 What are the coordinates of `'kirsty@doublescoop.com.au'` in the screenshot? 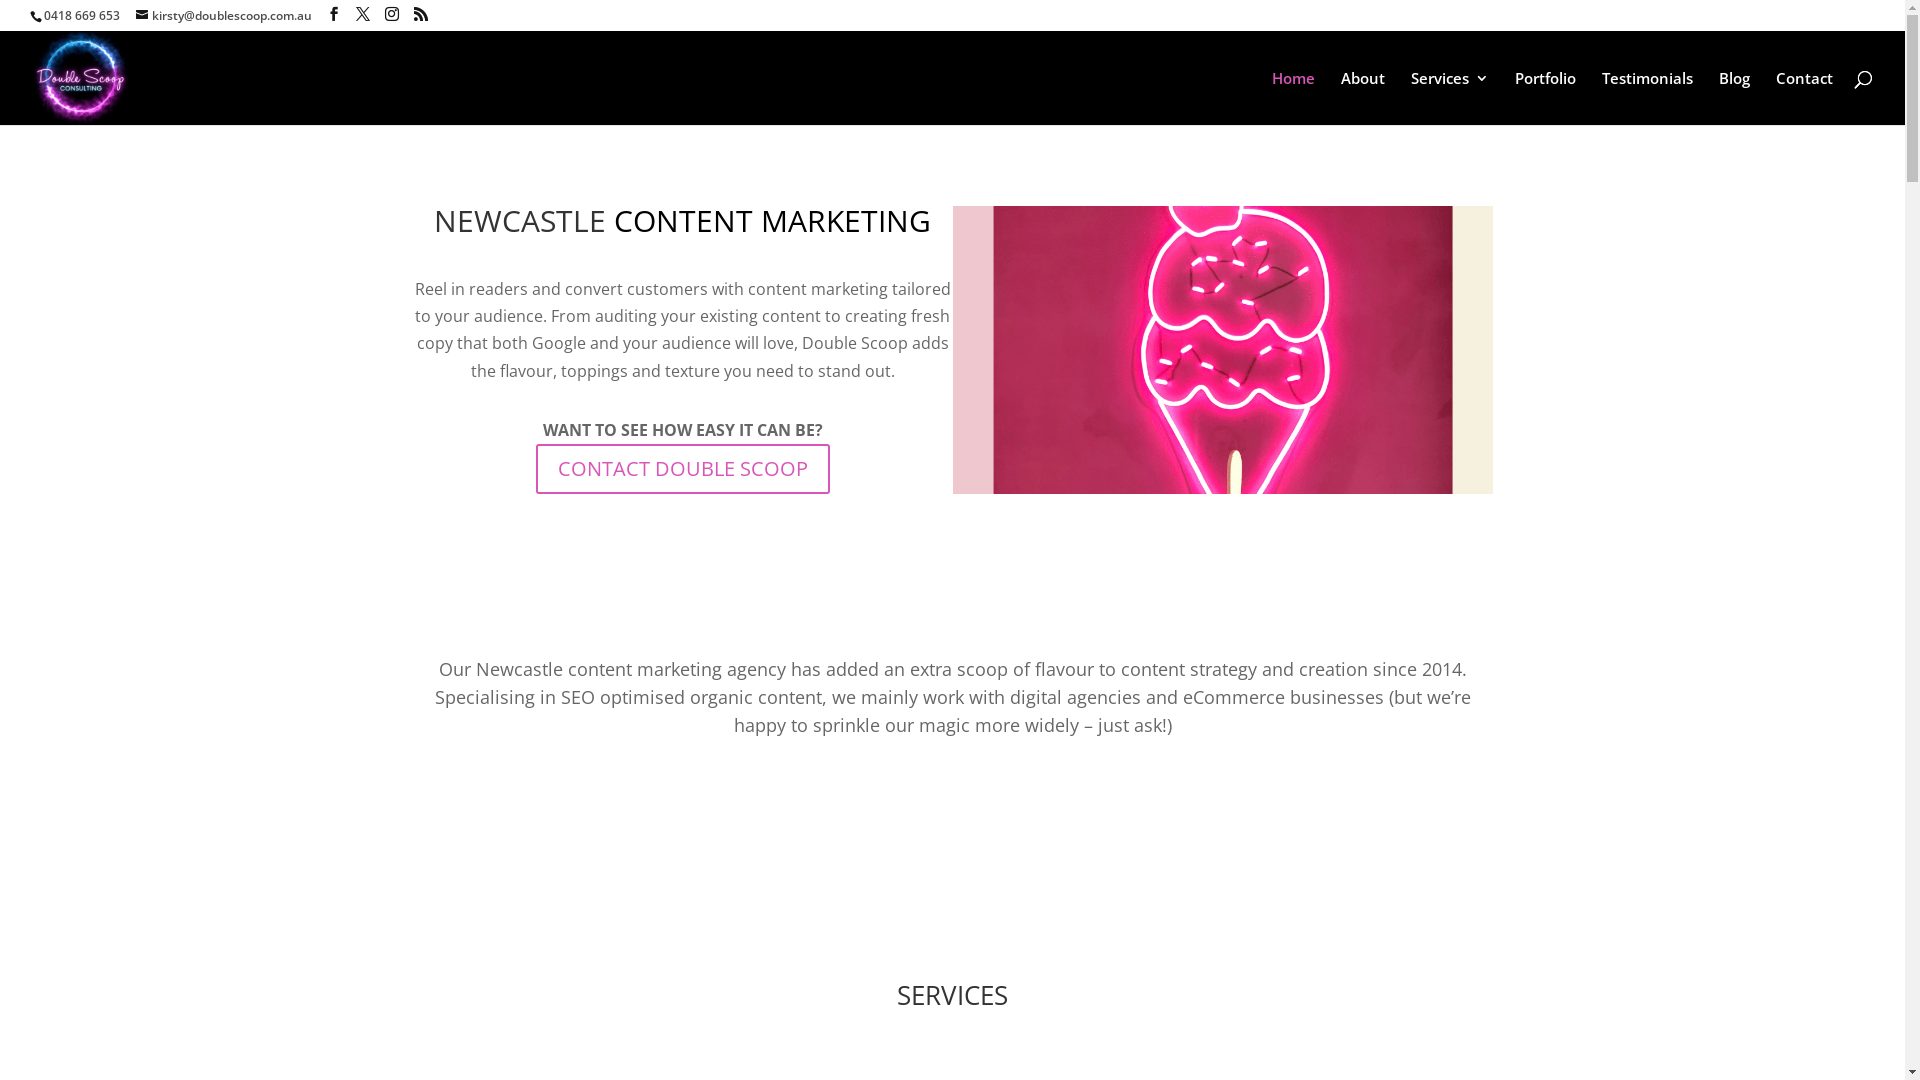 It's located at (224, 15).